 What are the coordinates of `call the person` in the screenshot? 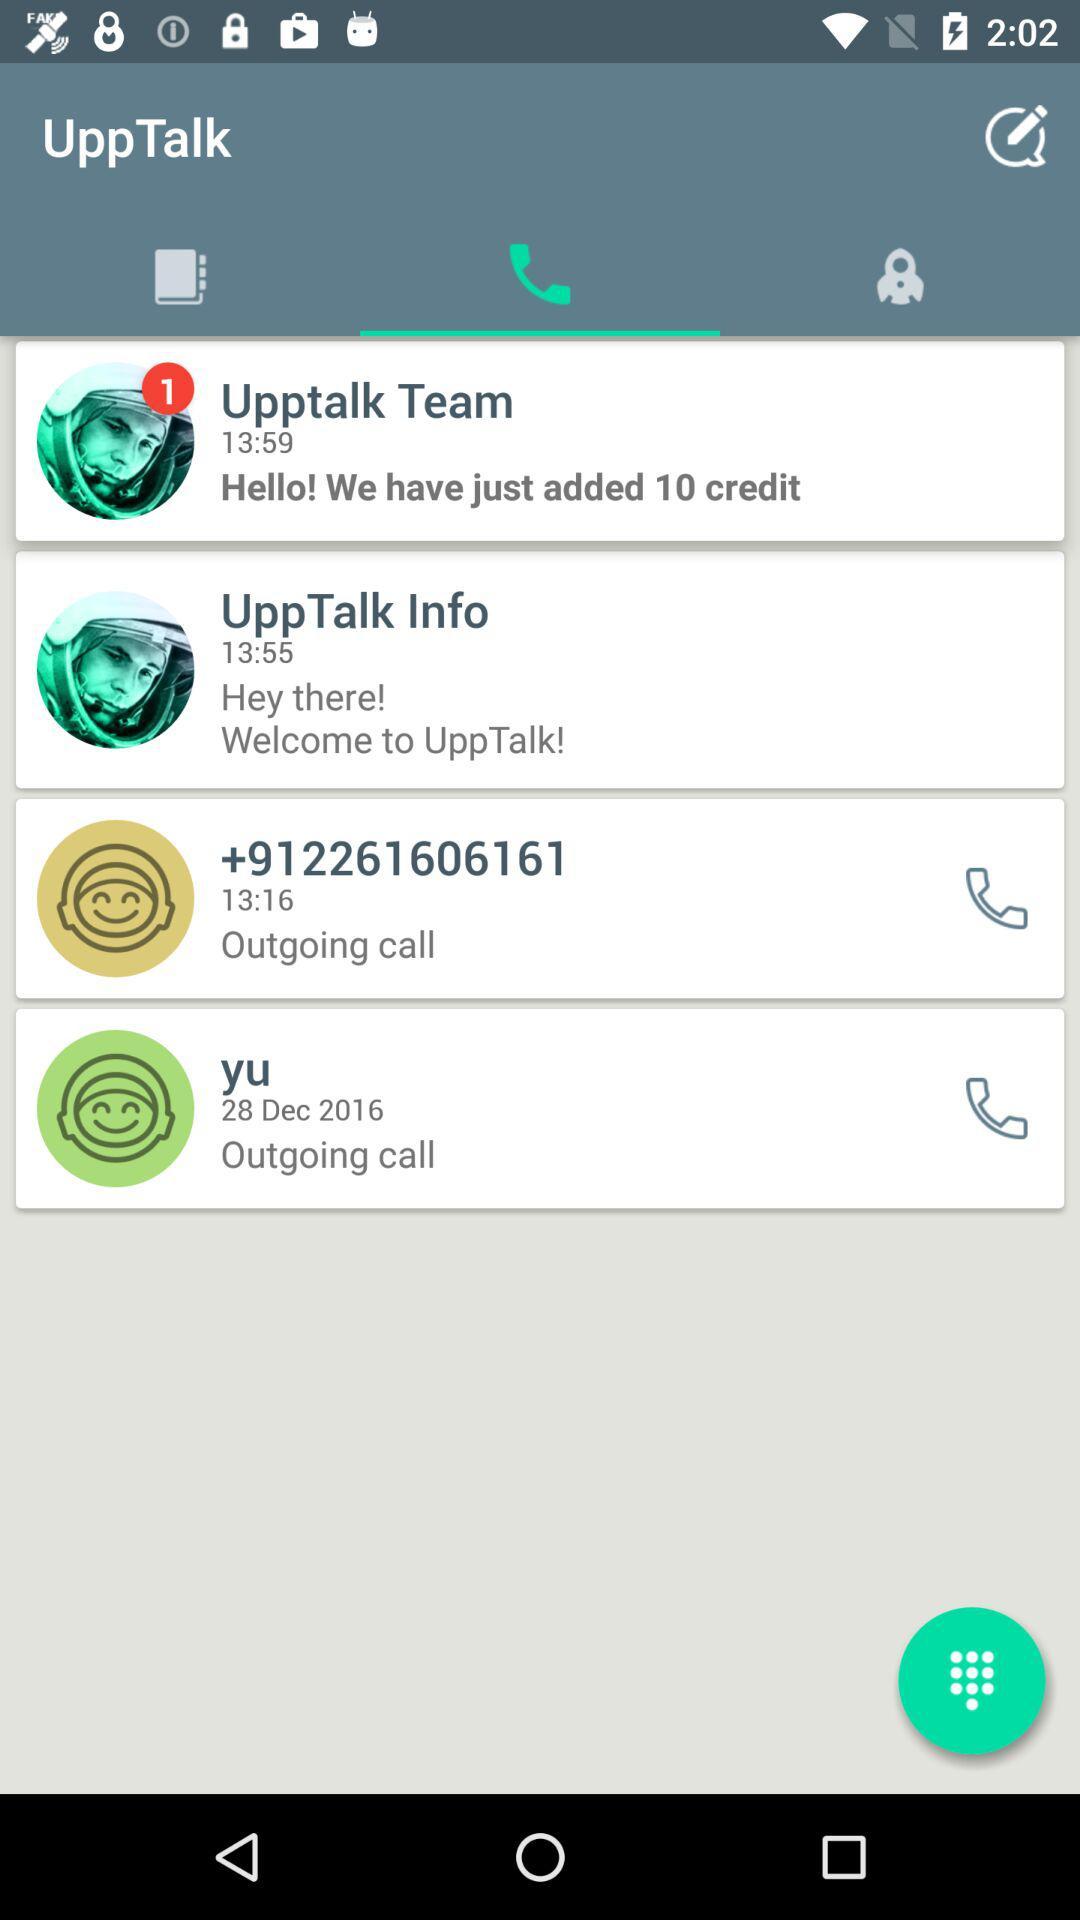 It's located at (1009, 1107).